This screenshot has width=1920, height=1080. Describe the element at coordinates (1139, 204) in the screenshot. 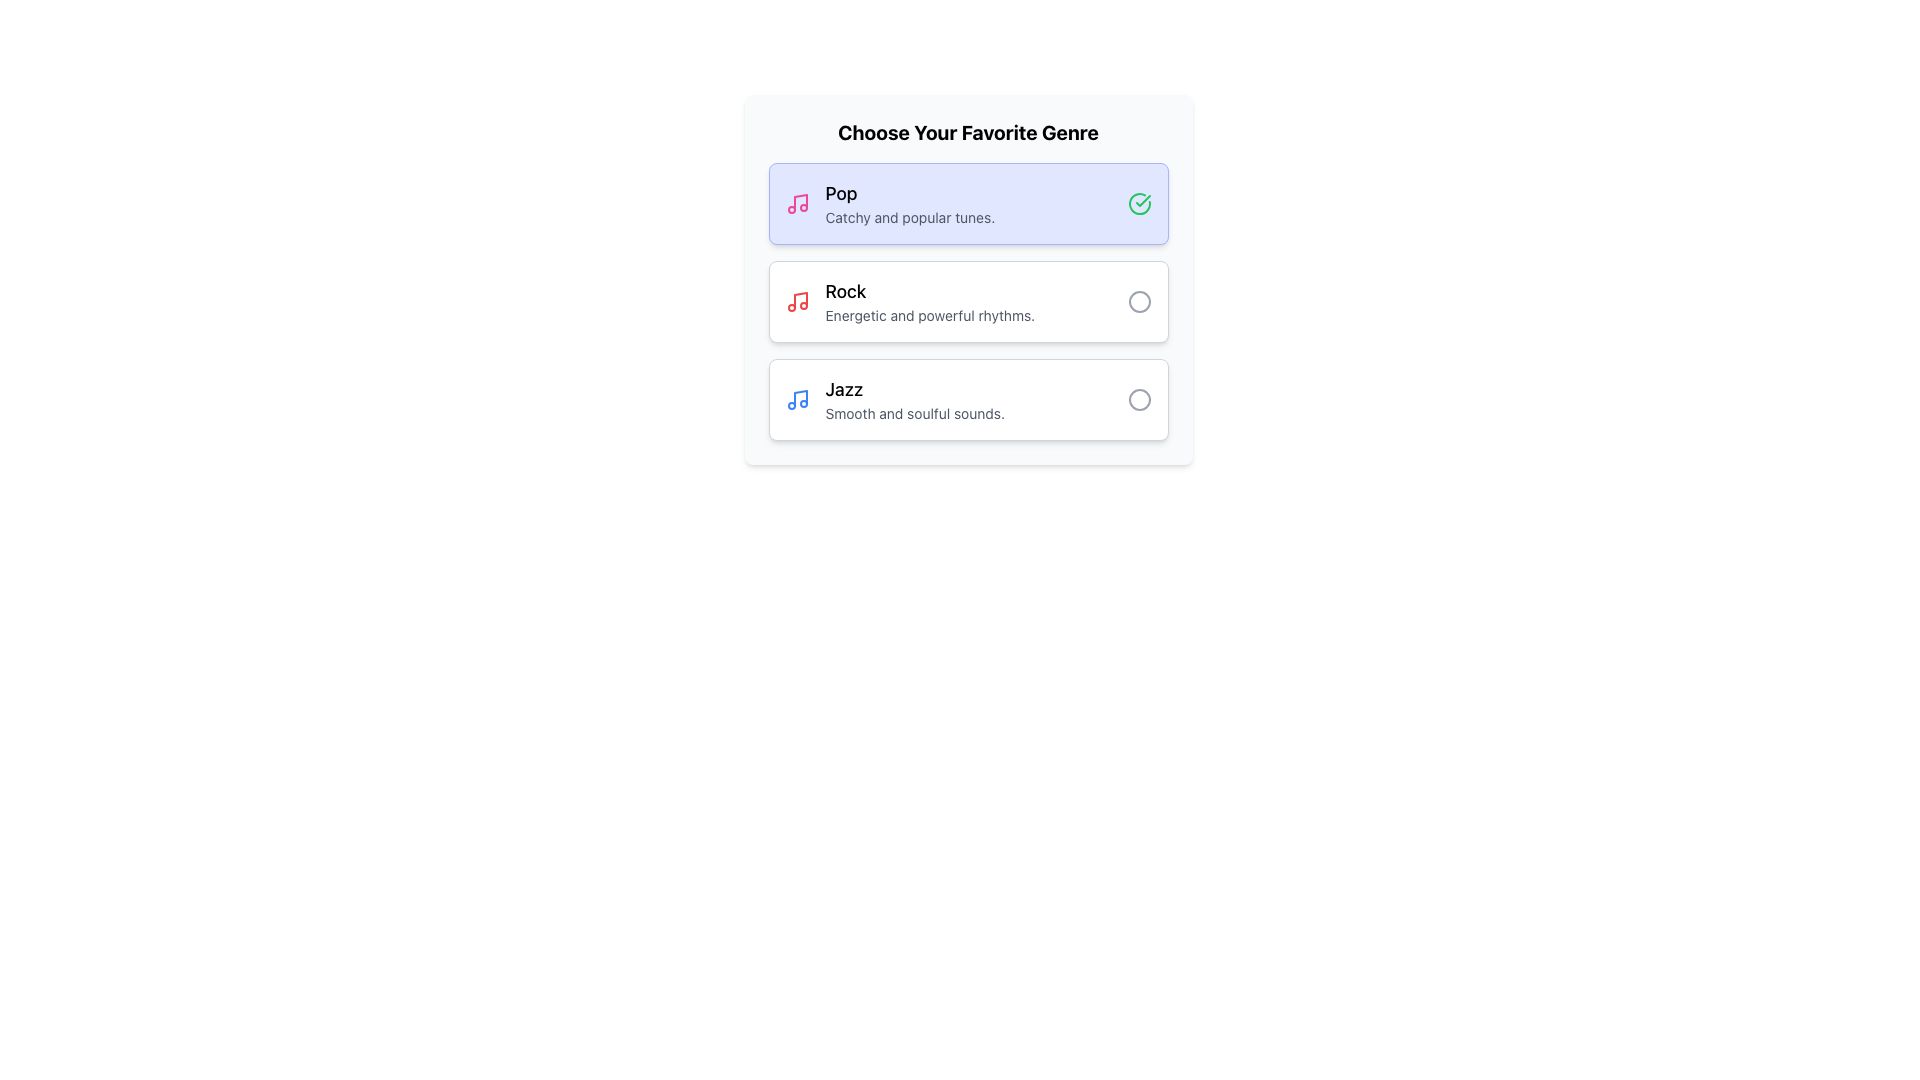

I see `the selection icon that indicates the 'Pop' option, located in the upper-right corner of the first card in a vertical list of music genres` at that location.